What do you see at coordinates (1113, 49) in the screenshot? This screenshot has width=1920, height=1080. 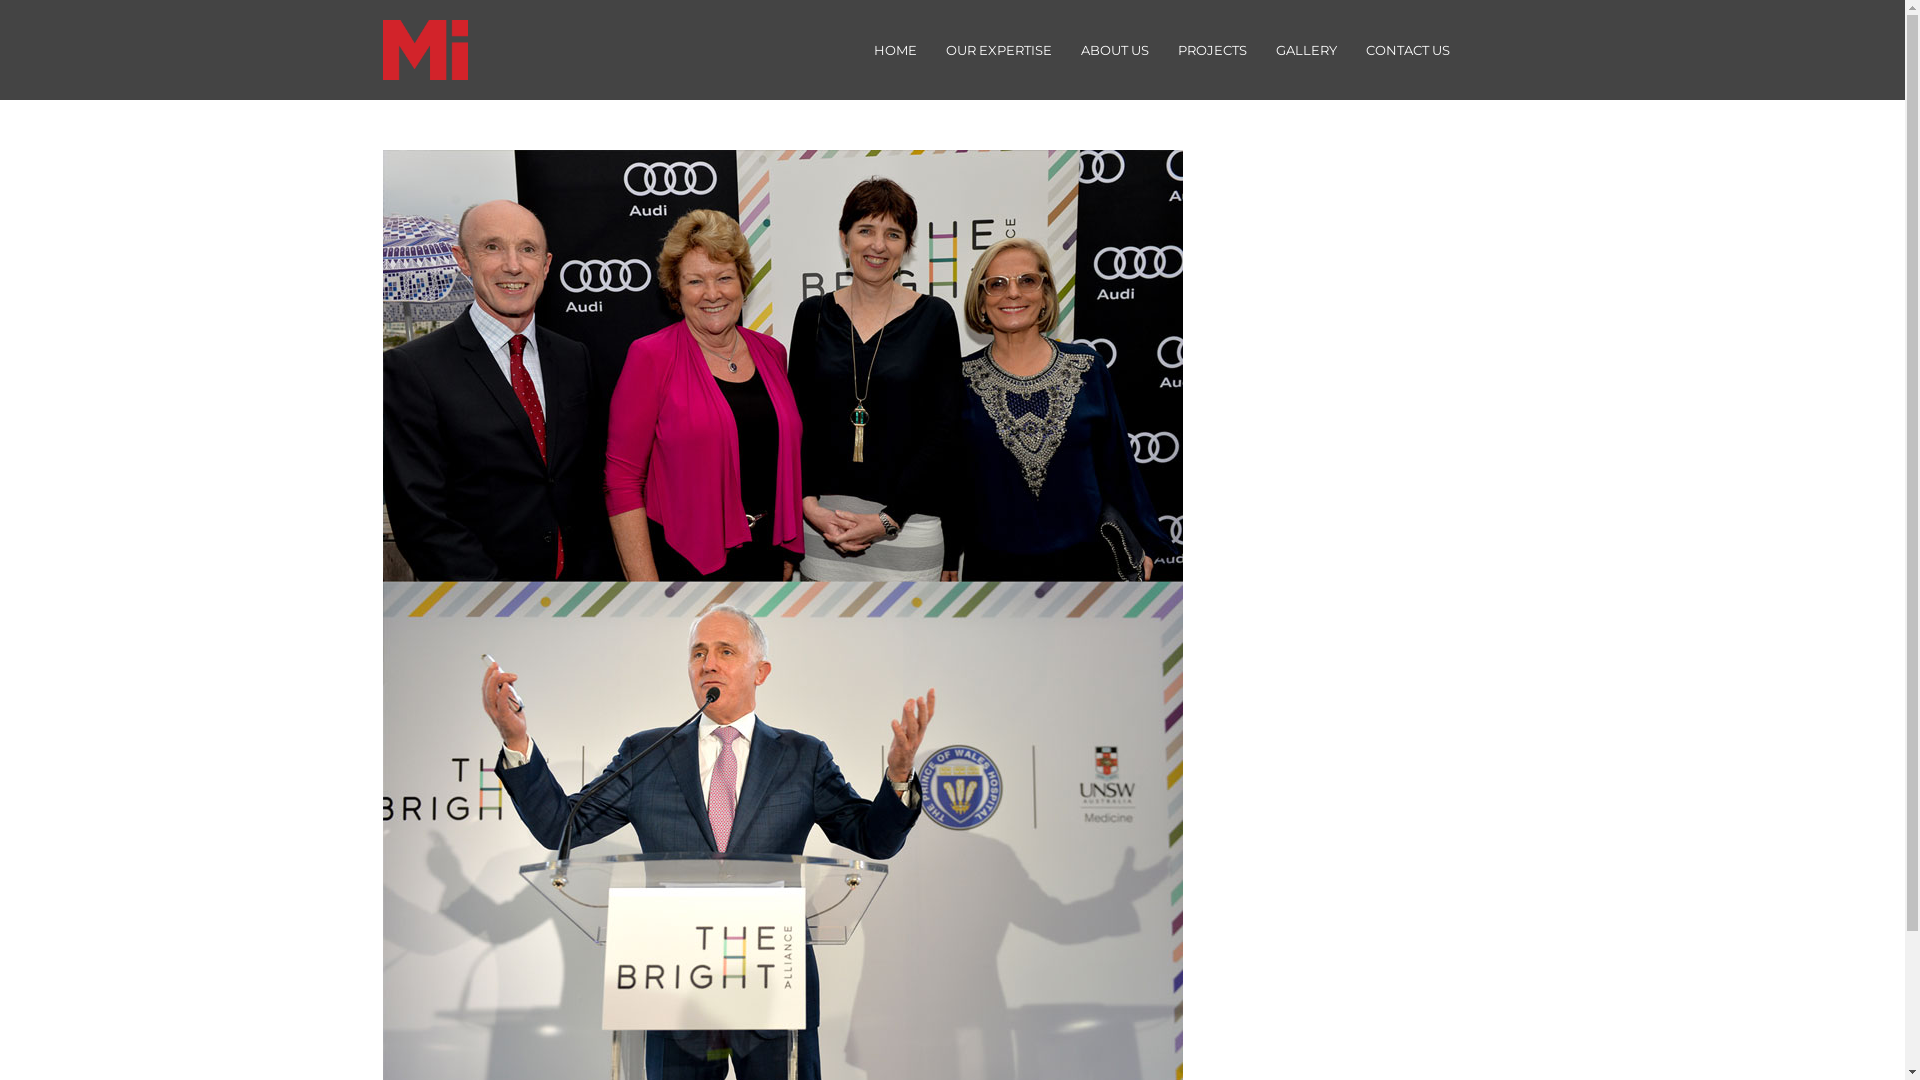 I see `'ABOUT US'` at bounding box center [1113, 49].